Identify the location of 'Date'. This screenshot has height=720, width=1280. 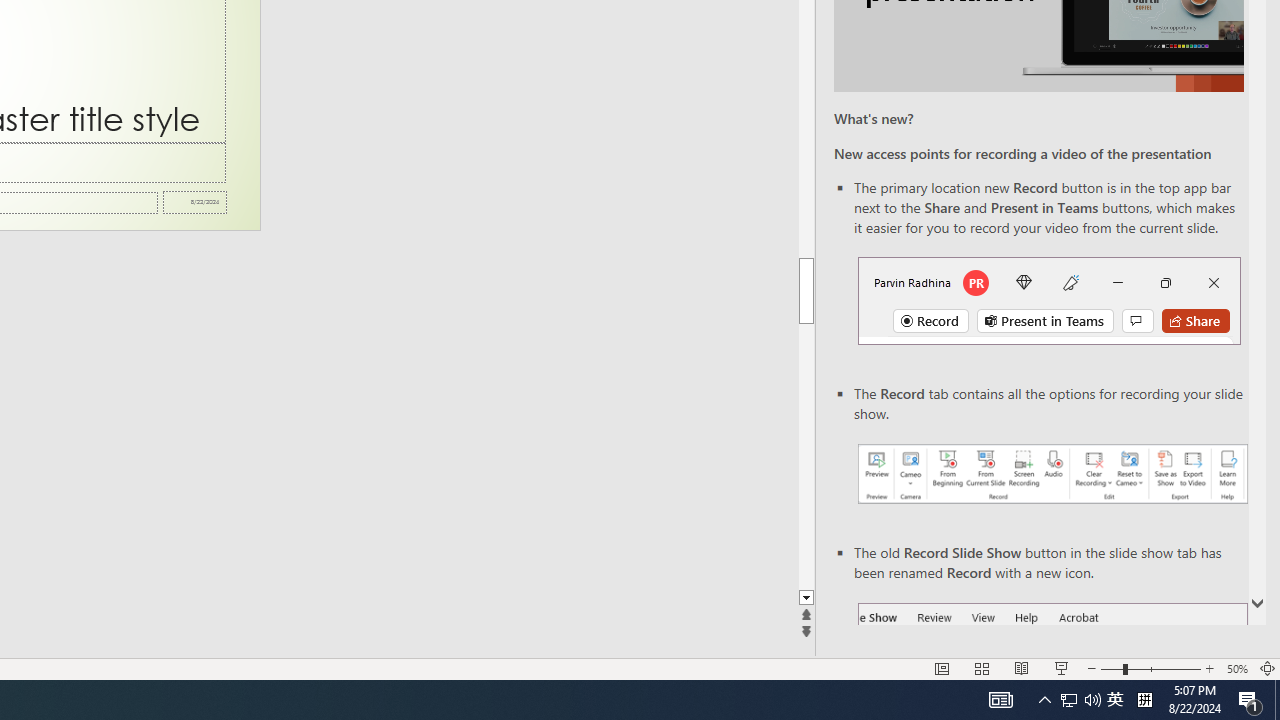
(194, 202).